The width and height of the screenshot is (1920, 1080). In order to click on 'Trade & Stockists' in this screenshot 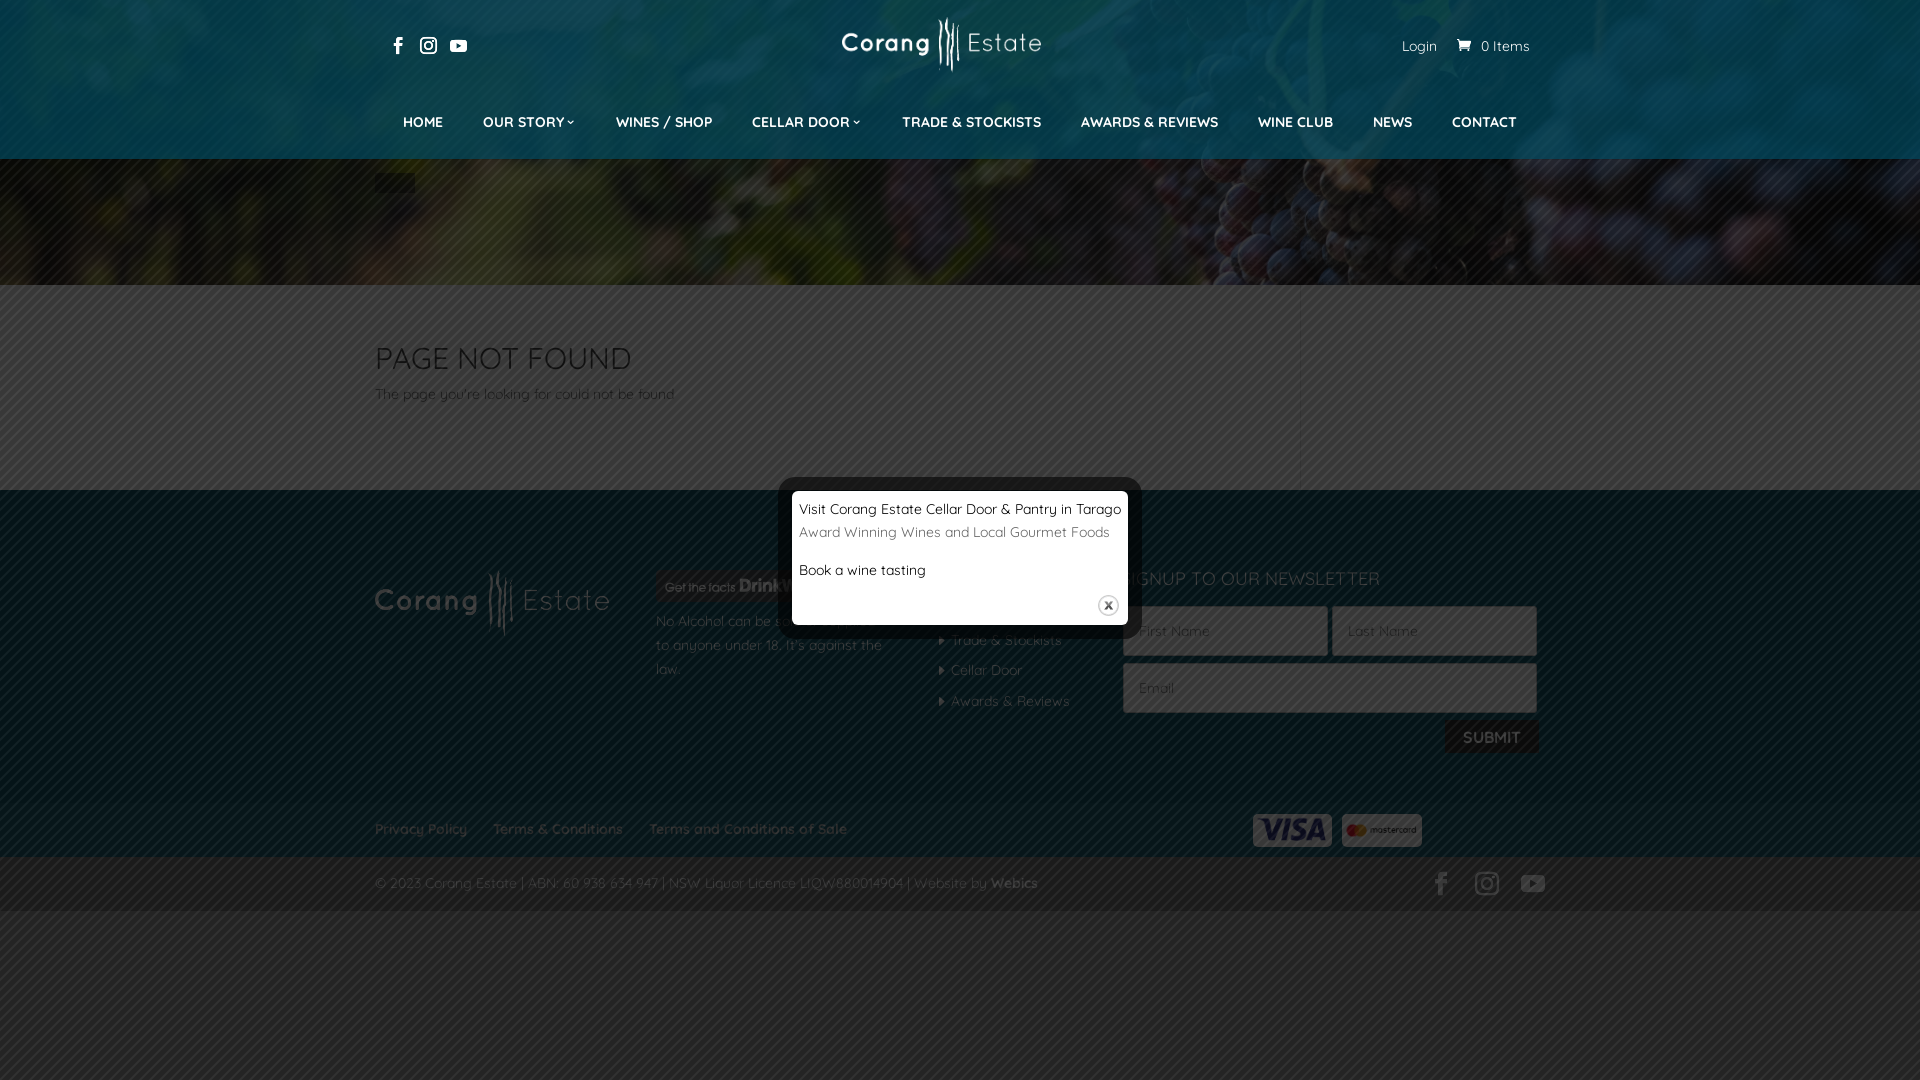, I will do `click(1006, 640)`.